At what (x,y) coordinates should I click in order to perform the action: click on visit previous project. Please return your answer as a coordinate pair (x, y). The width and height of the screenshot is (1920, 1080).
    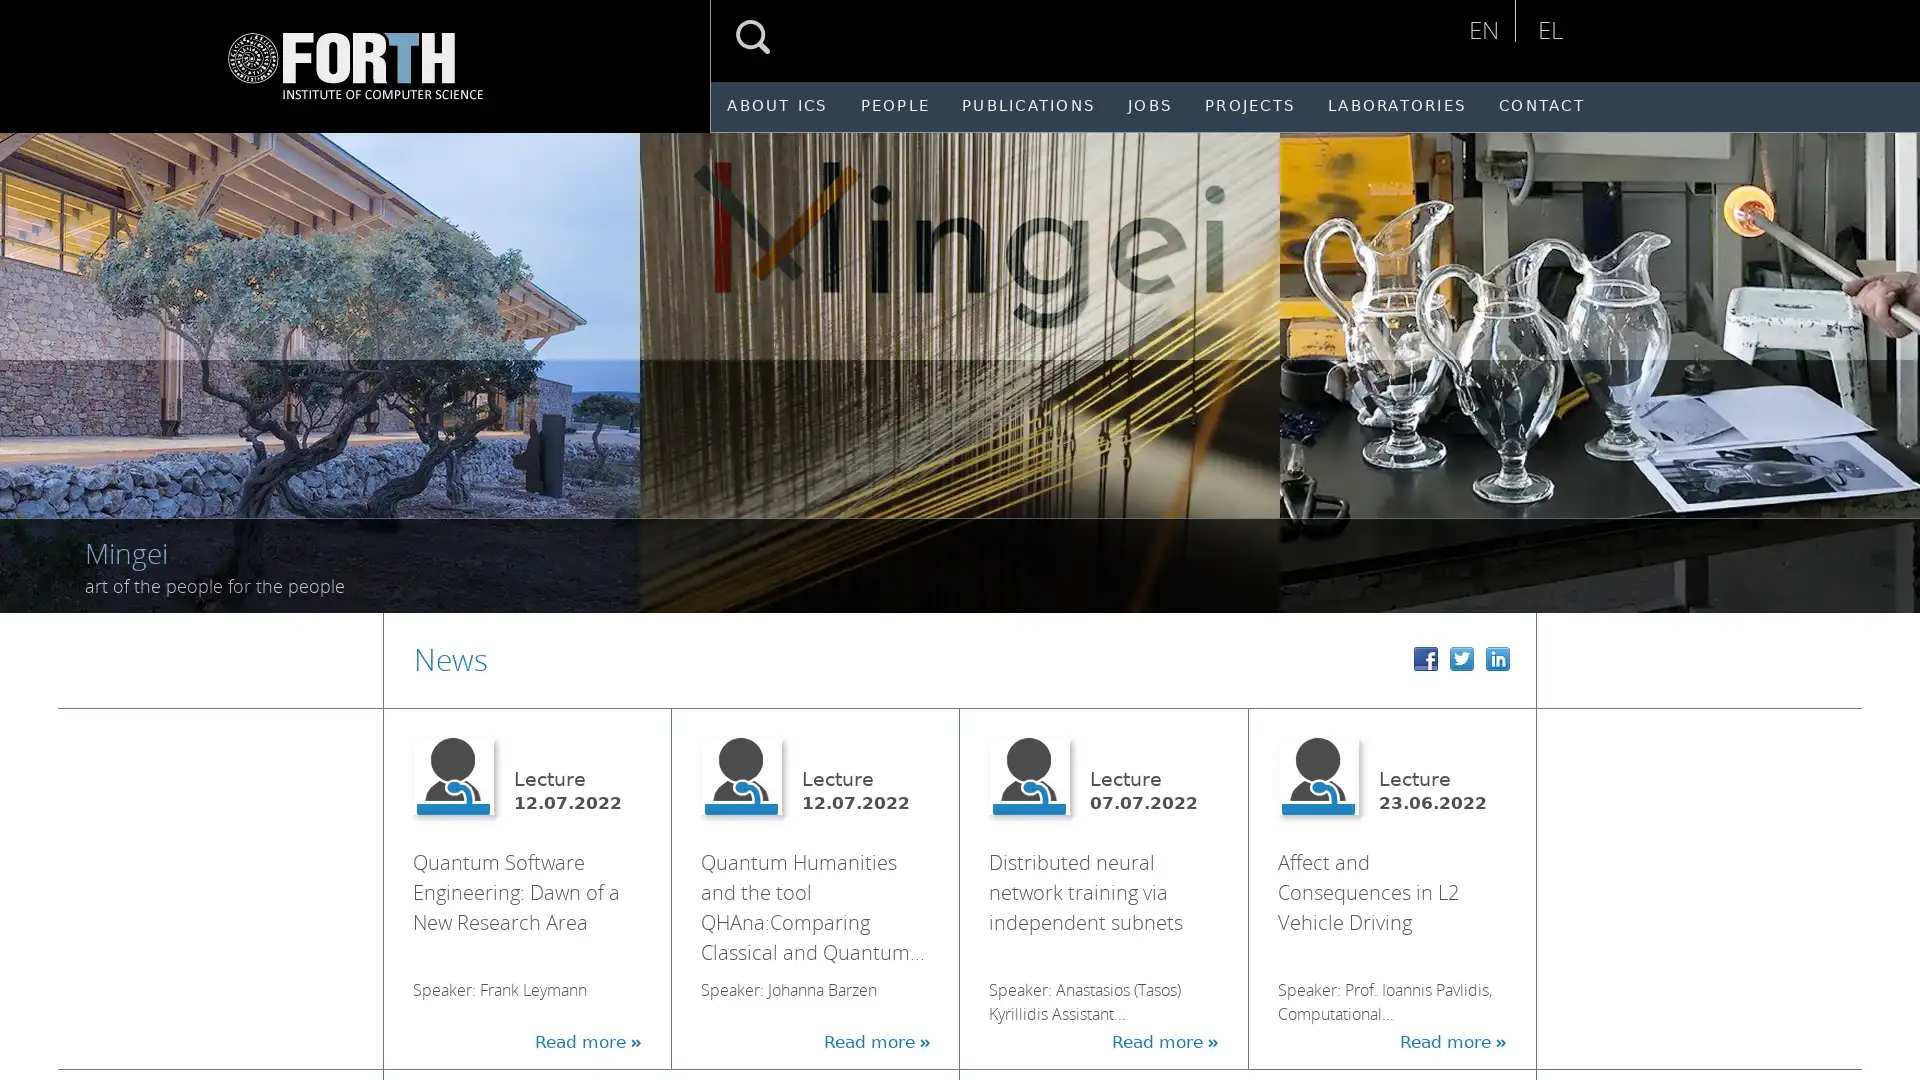
    Looking at the image, I should click on (38, 361).